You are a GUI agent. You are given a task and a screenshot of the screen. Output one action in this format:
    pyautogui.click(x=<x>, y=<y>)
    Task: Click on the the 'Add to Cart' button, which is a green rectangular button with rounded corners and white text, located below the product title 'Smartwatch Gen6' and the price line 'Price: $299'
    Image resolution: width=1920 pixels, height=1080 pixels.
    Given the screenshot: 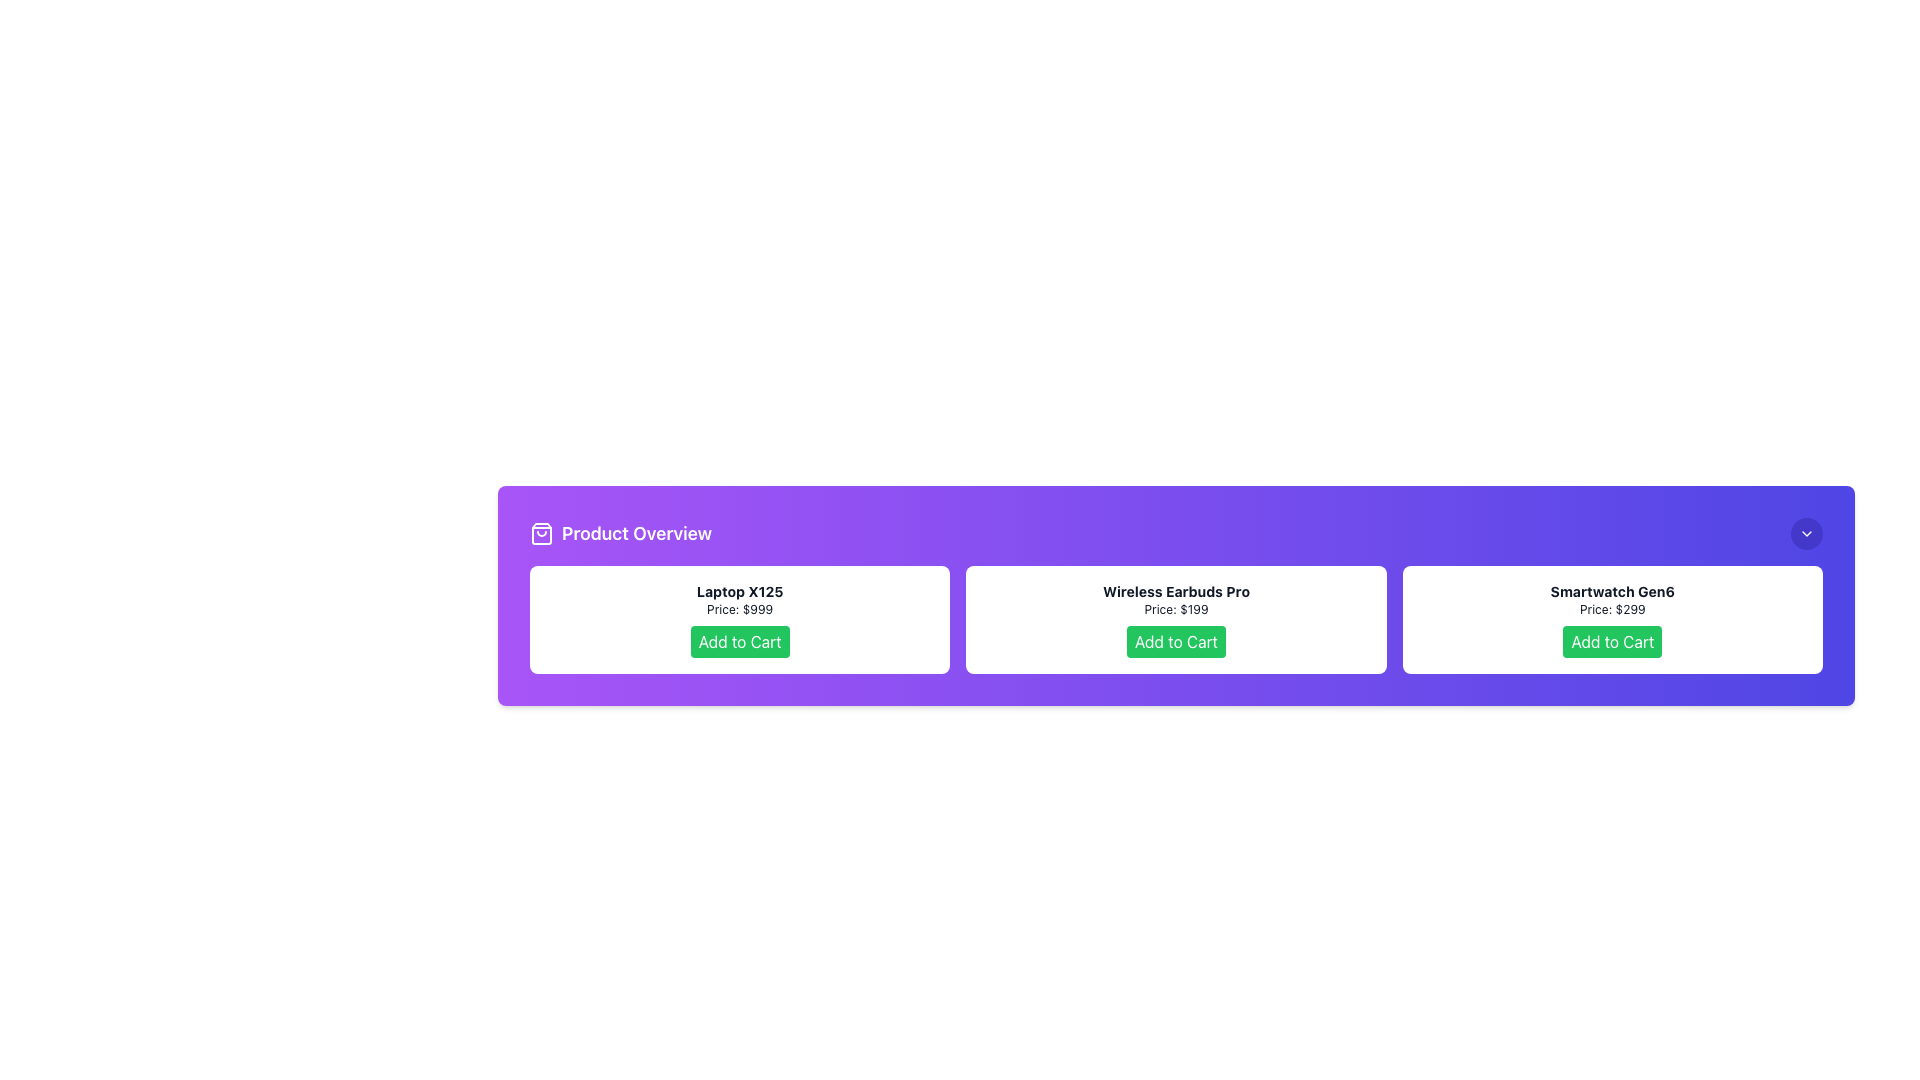 What is the action you would take?
    pyautogui.click(x=1612, y=641)
    